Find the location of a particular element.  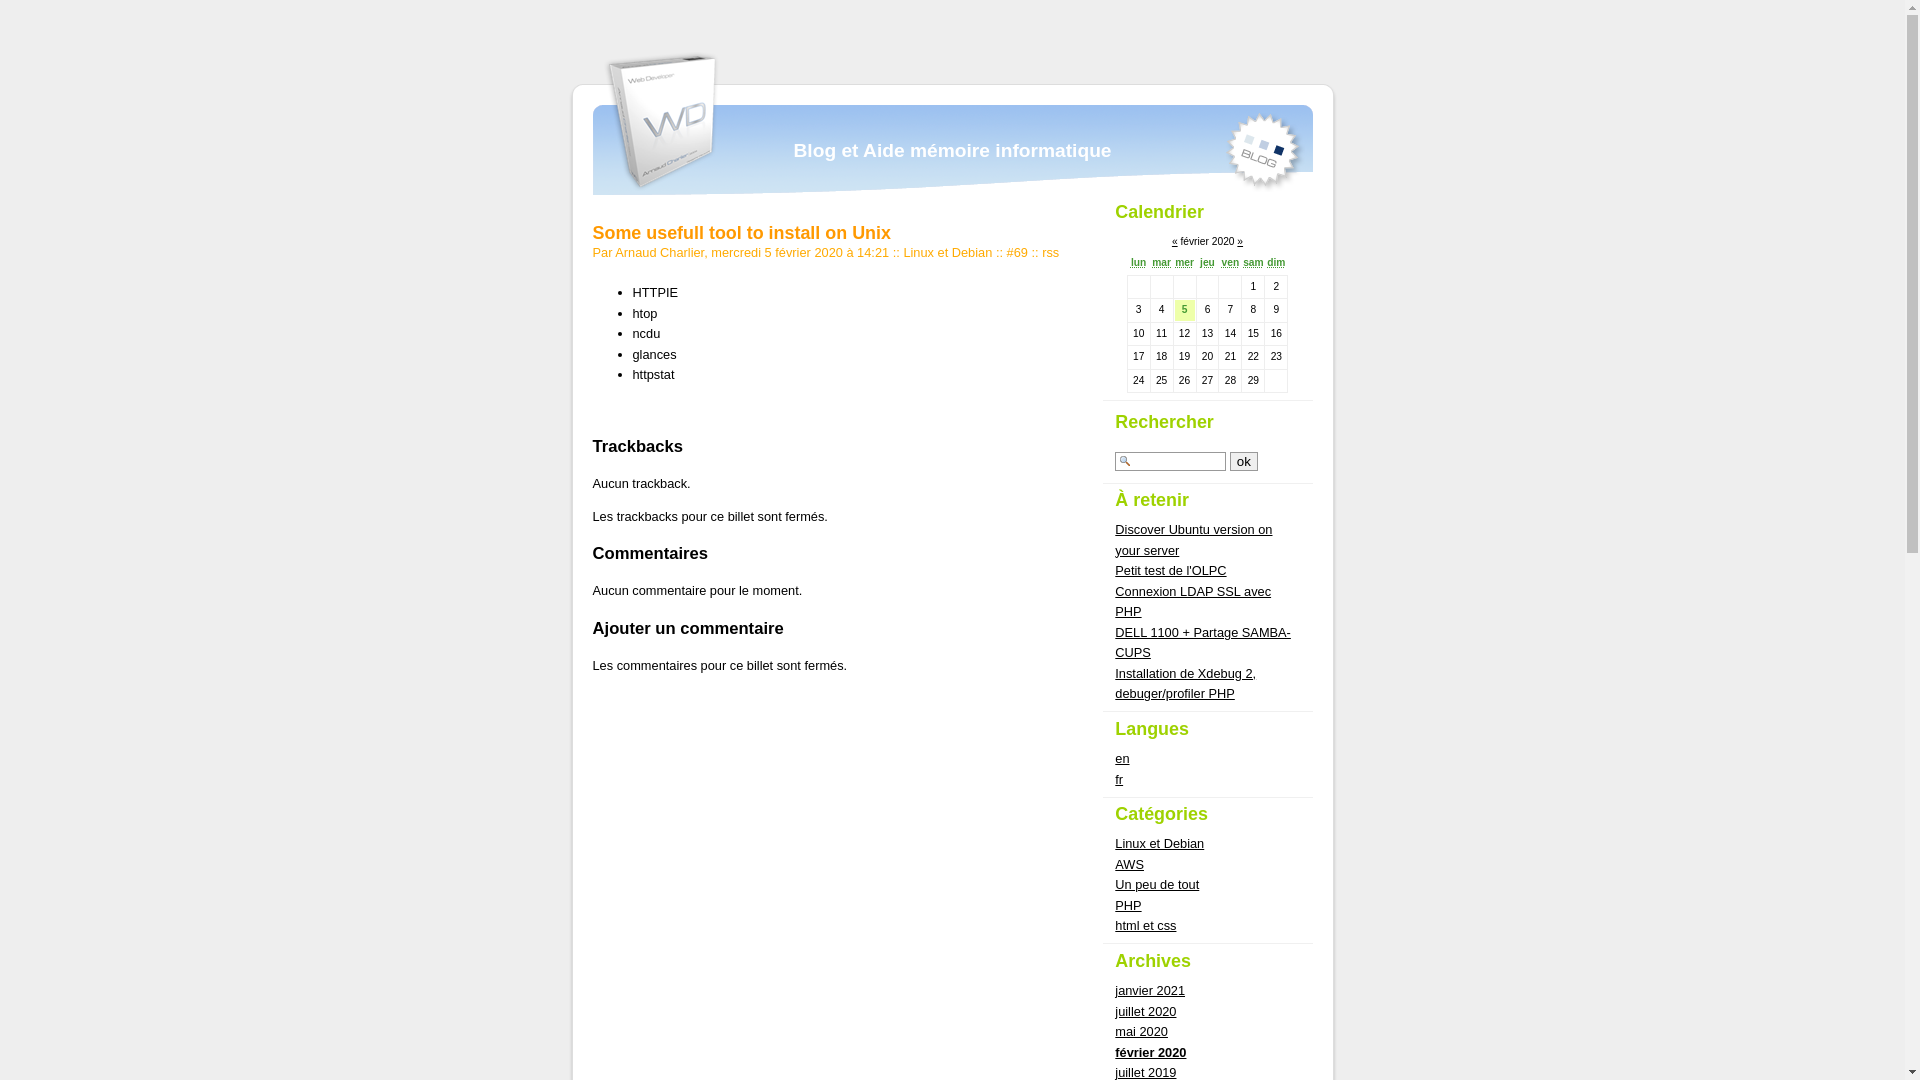

'rss' is located at coordinates (1049, 251).